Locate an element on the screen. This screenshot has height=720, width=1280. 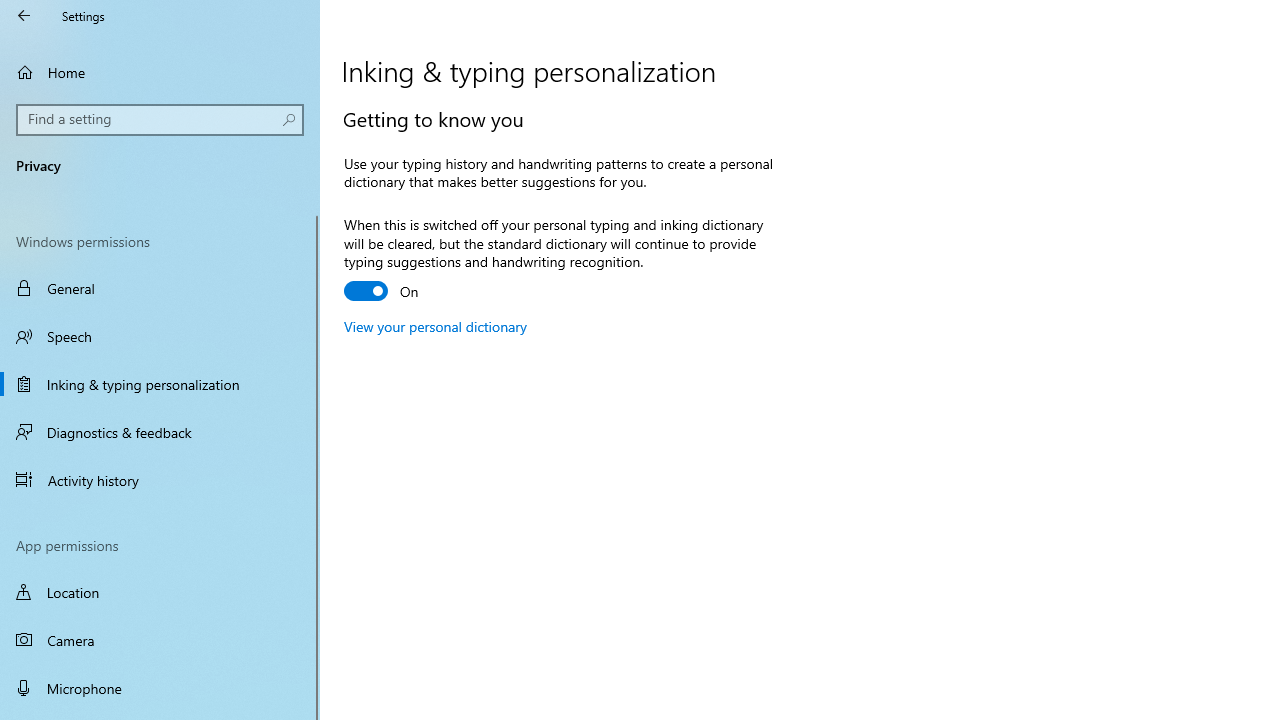
'Back' is located at coordinates (24, 15).